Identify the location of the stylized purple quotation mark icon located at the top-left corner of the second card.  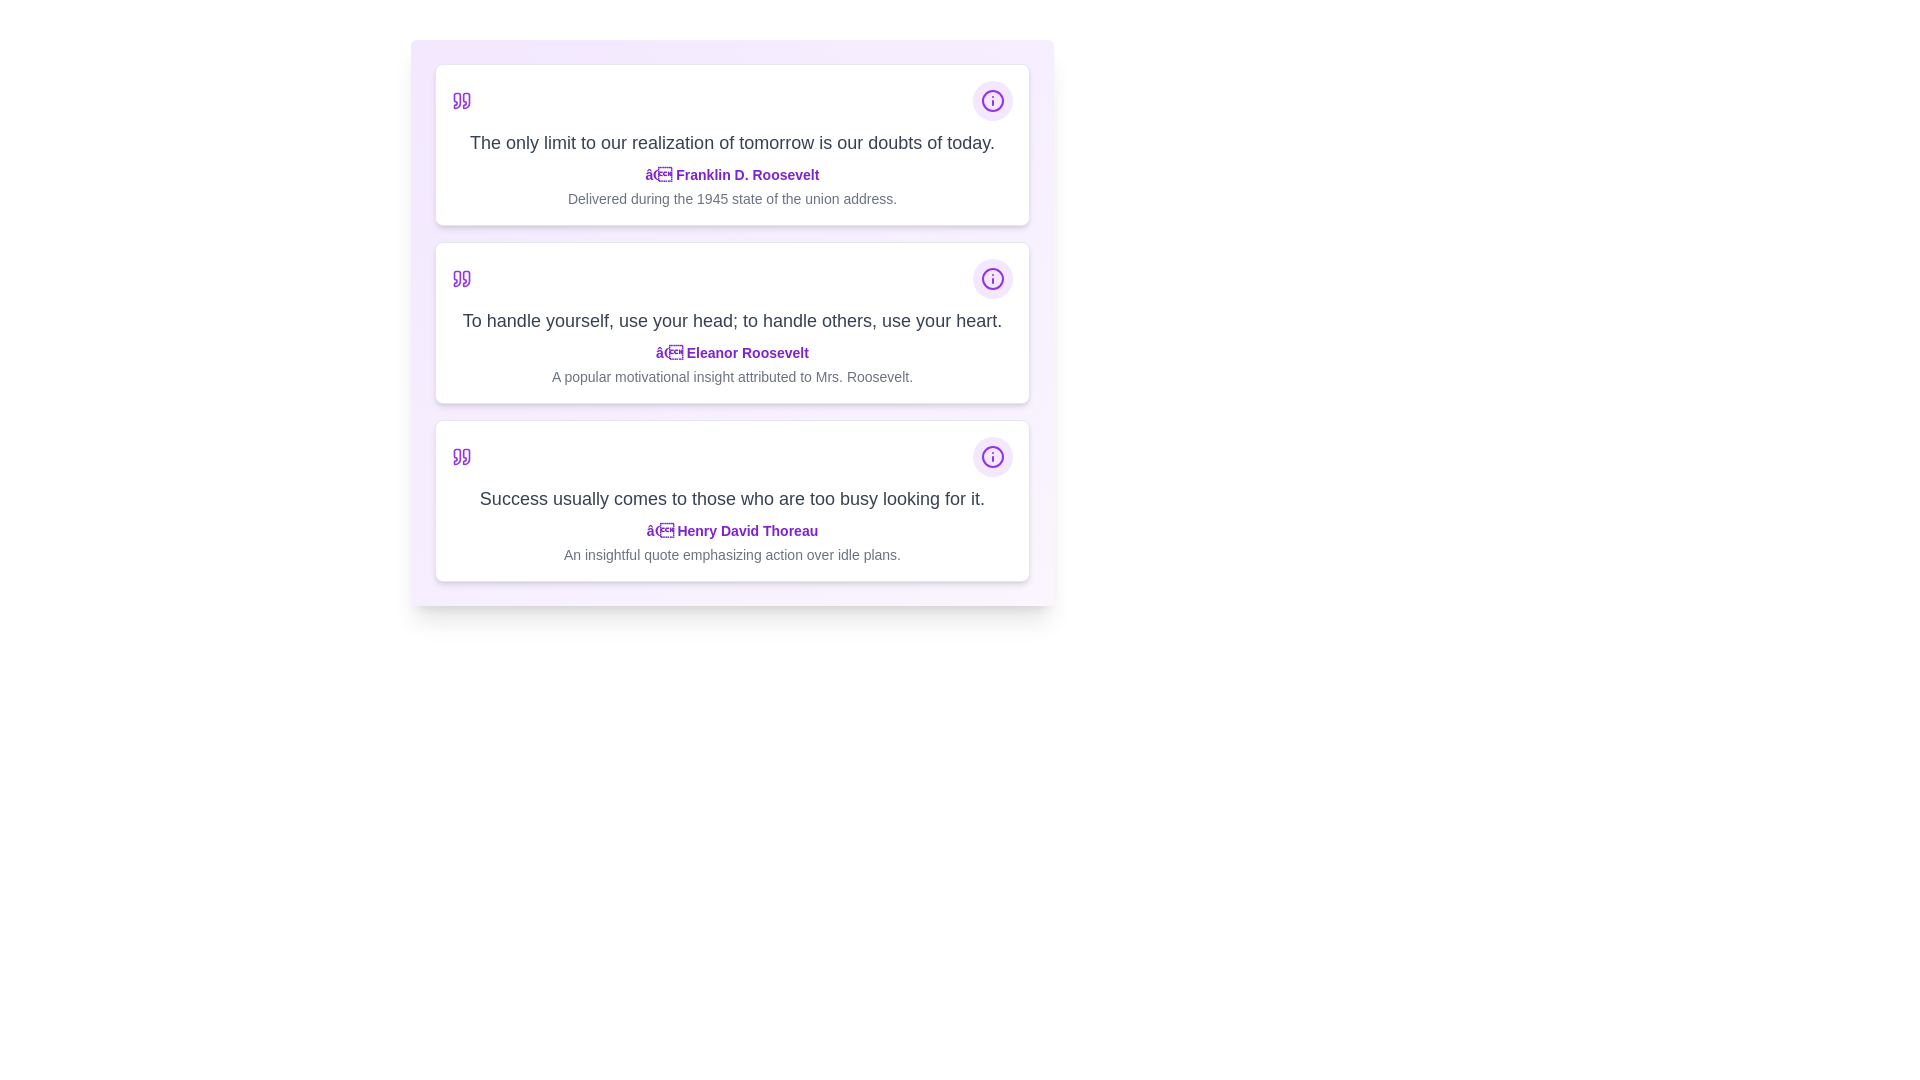
(465, 278).